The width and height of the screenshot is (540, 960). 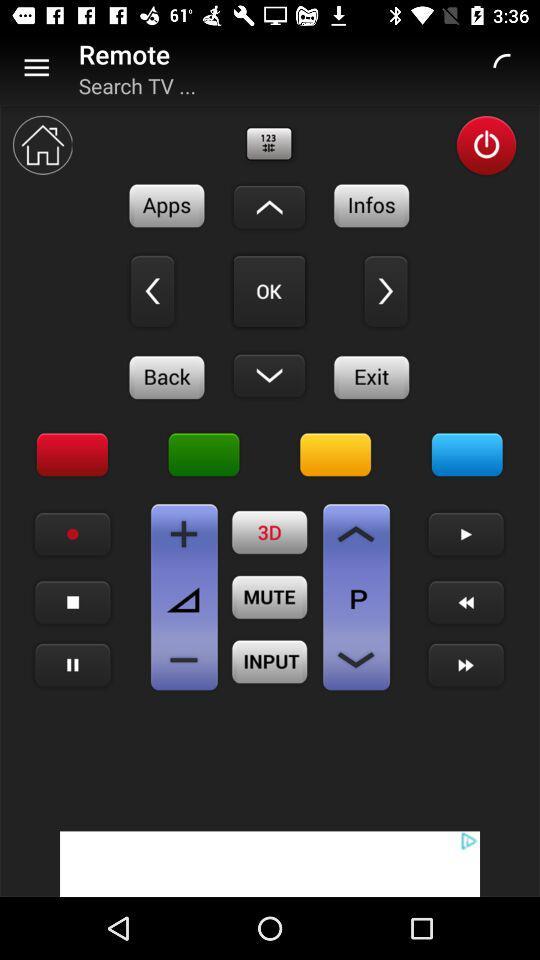 What do you see at coordinates (466, 601) in the screenshot?
I see `previous` at bounding box center [466, 601].